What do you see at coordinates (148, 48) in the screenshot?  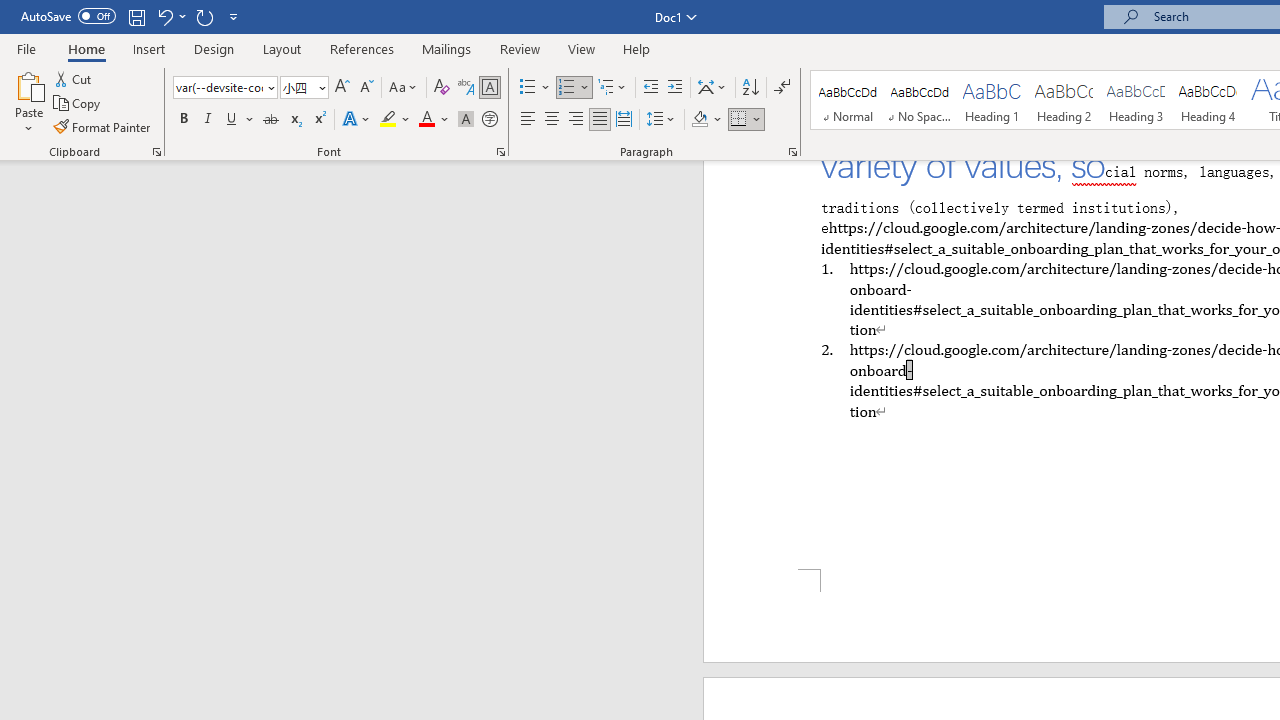 I see `'Insert'` at bounding box center [148, 48].